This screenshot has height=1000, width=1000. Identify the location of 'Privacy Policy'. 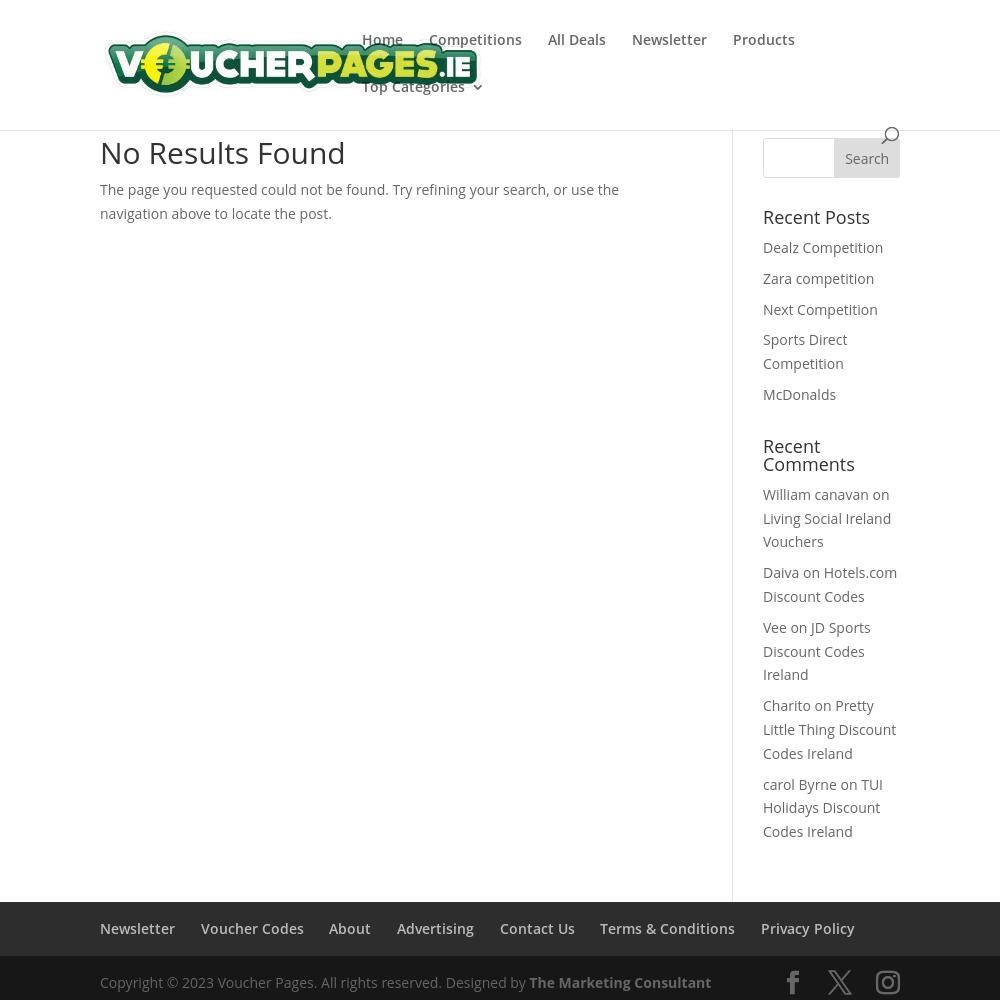
(807, 927).